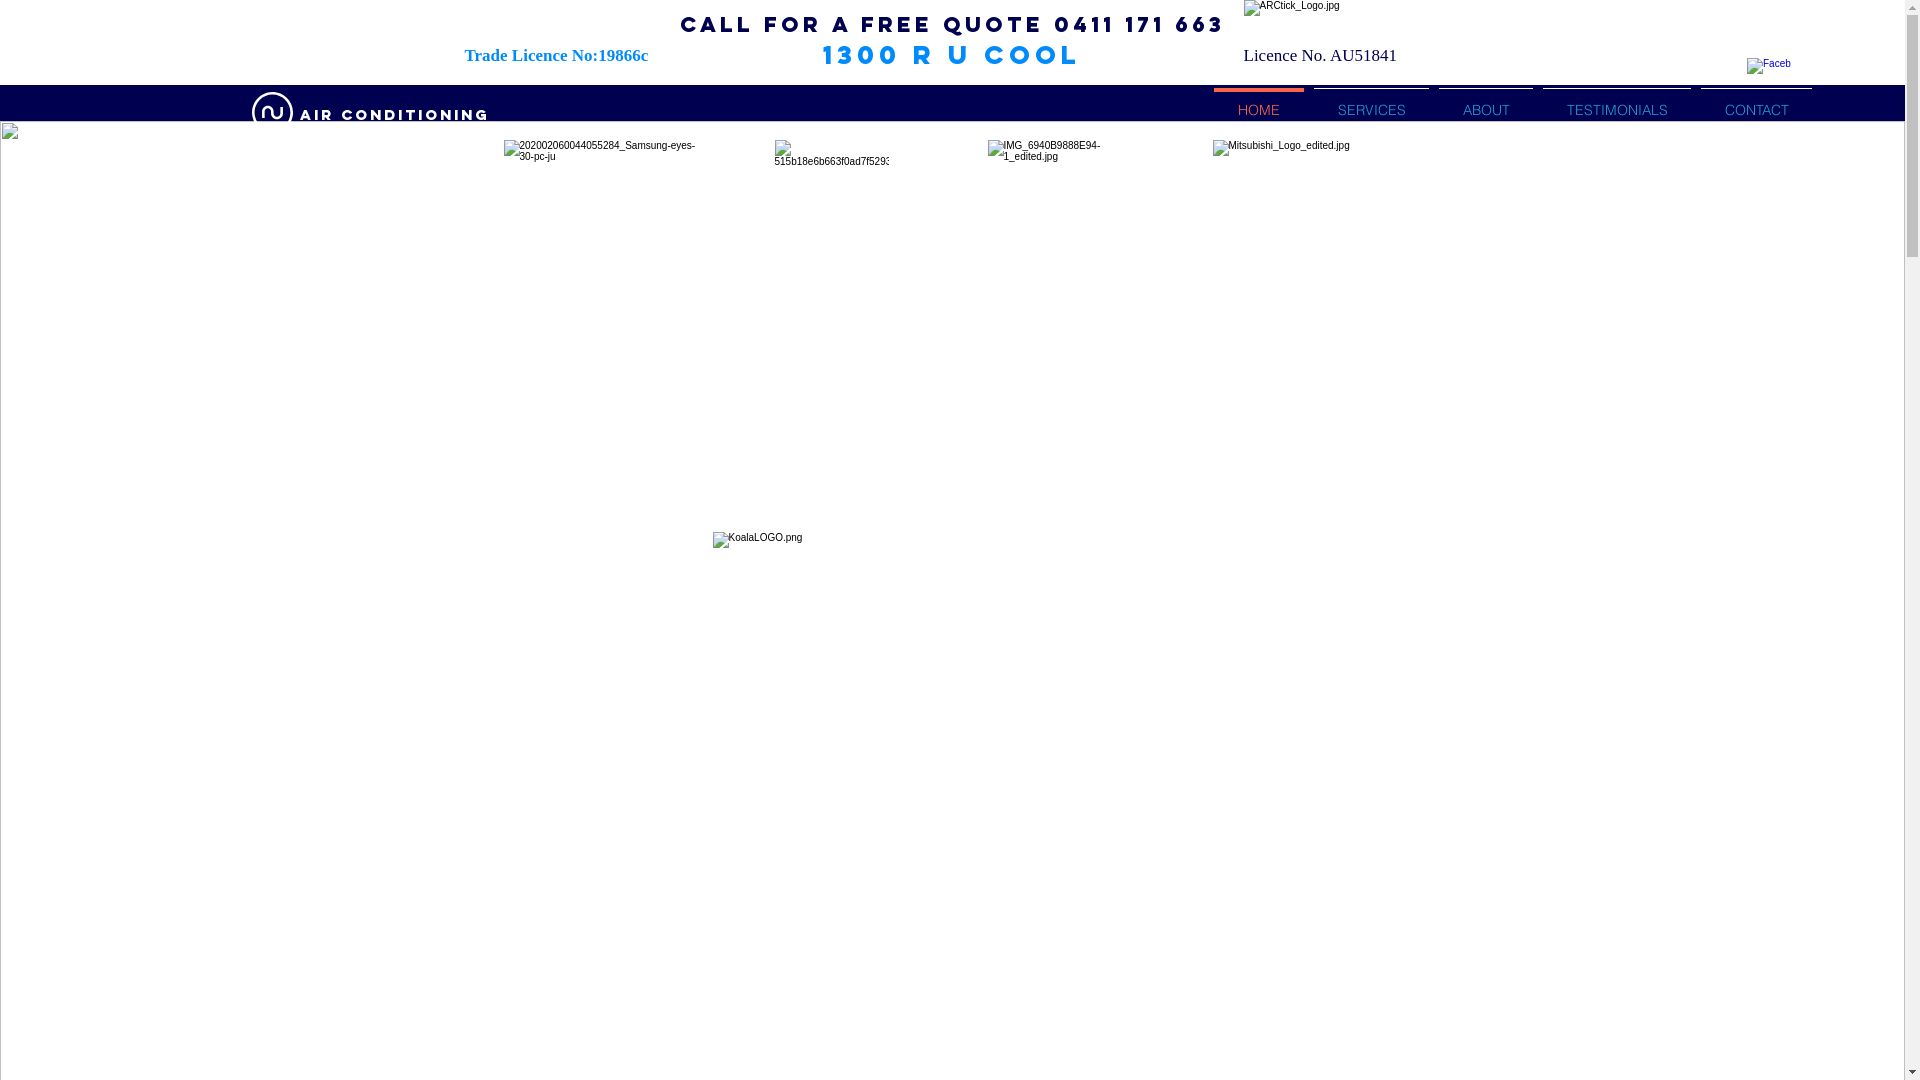  What do you see at coordinates (1257, 101) in the screenshot?
I see `'HOME'` at bounding box center [1257, 101].